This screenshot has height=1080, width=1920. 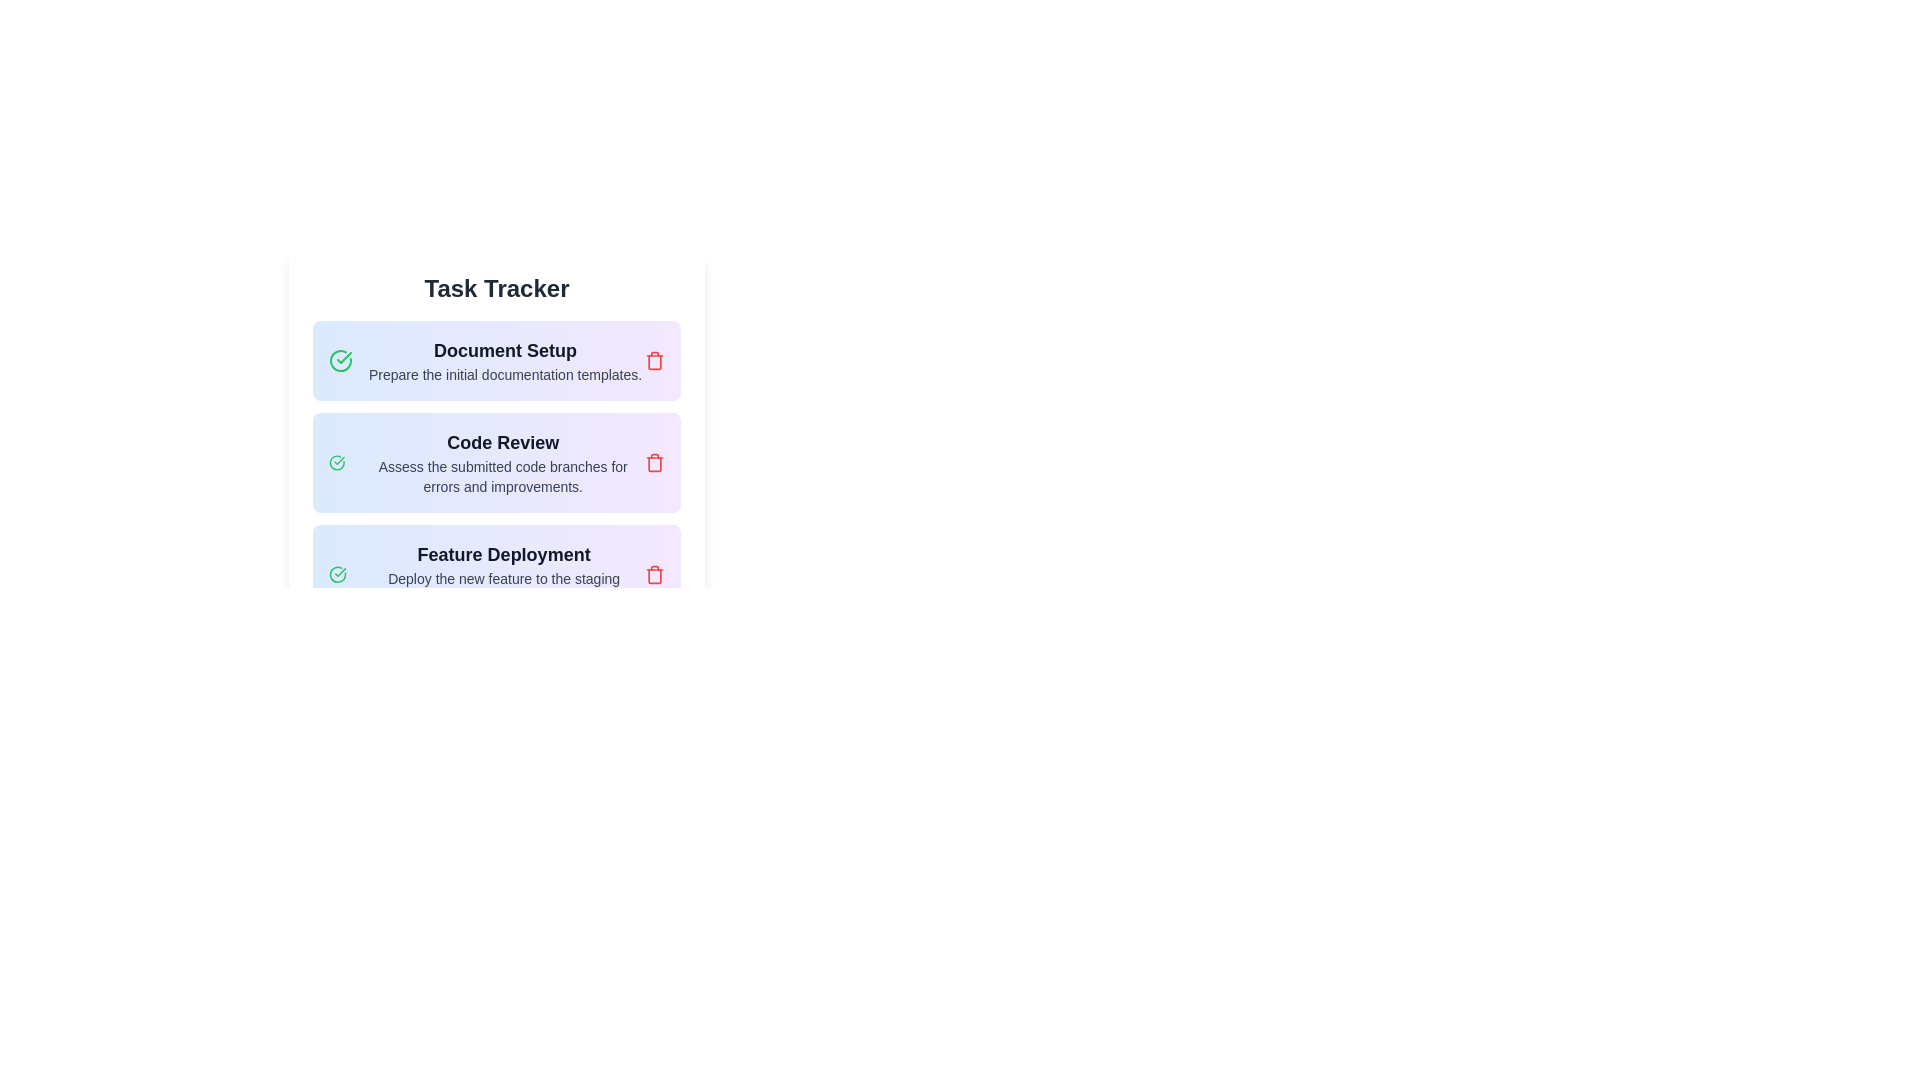 I want to click on the checkmark icon on the 'Code Review' task item to indicate its completion in the task management interface, so click(x=497, y=473).